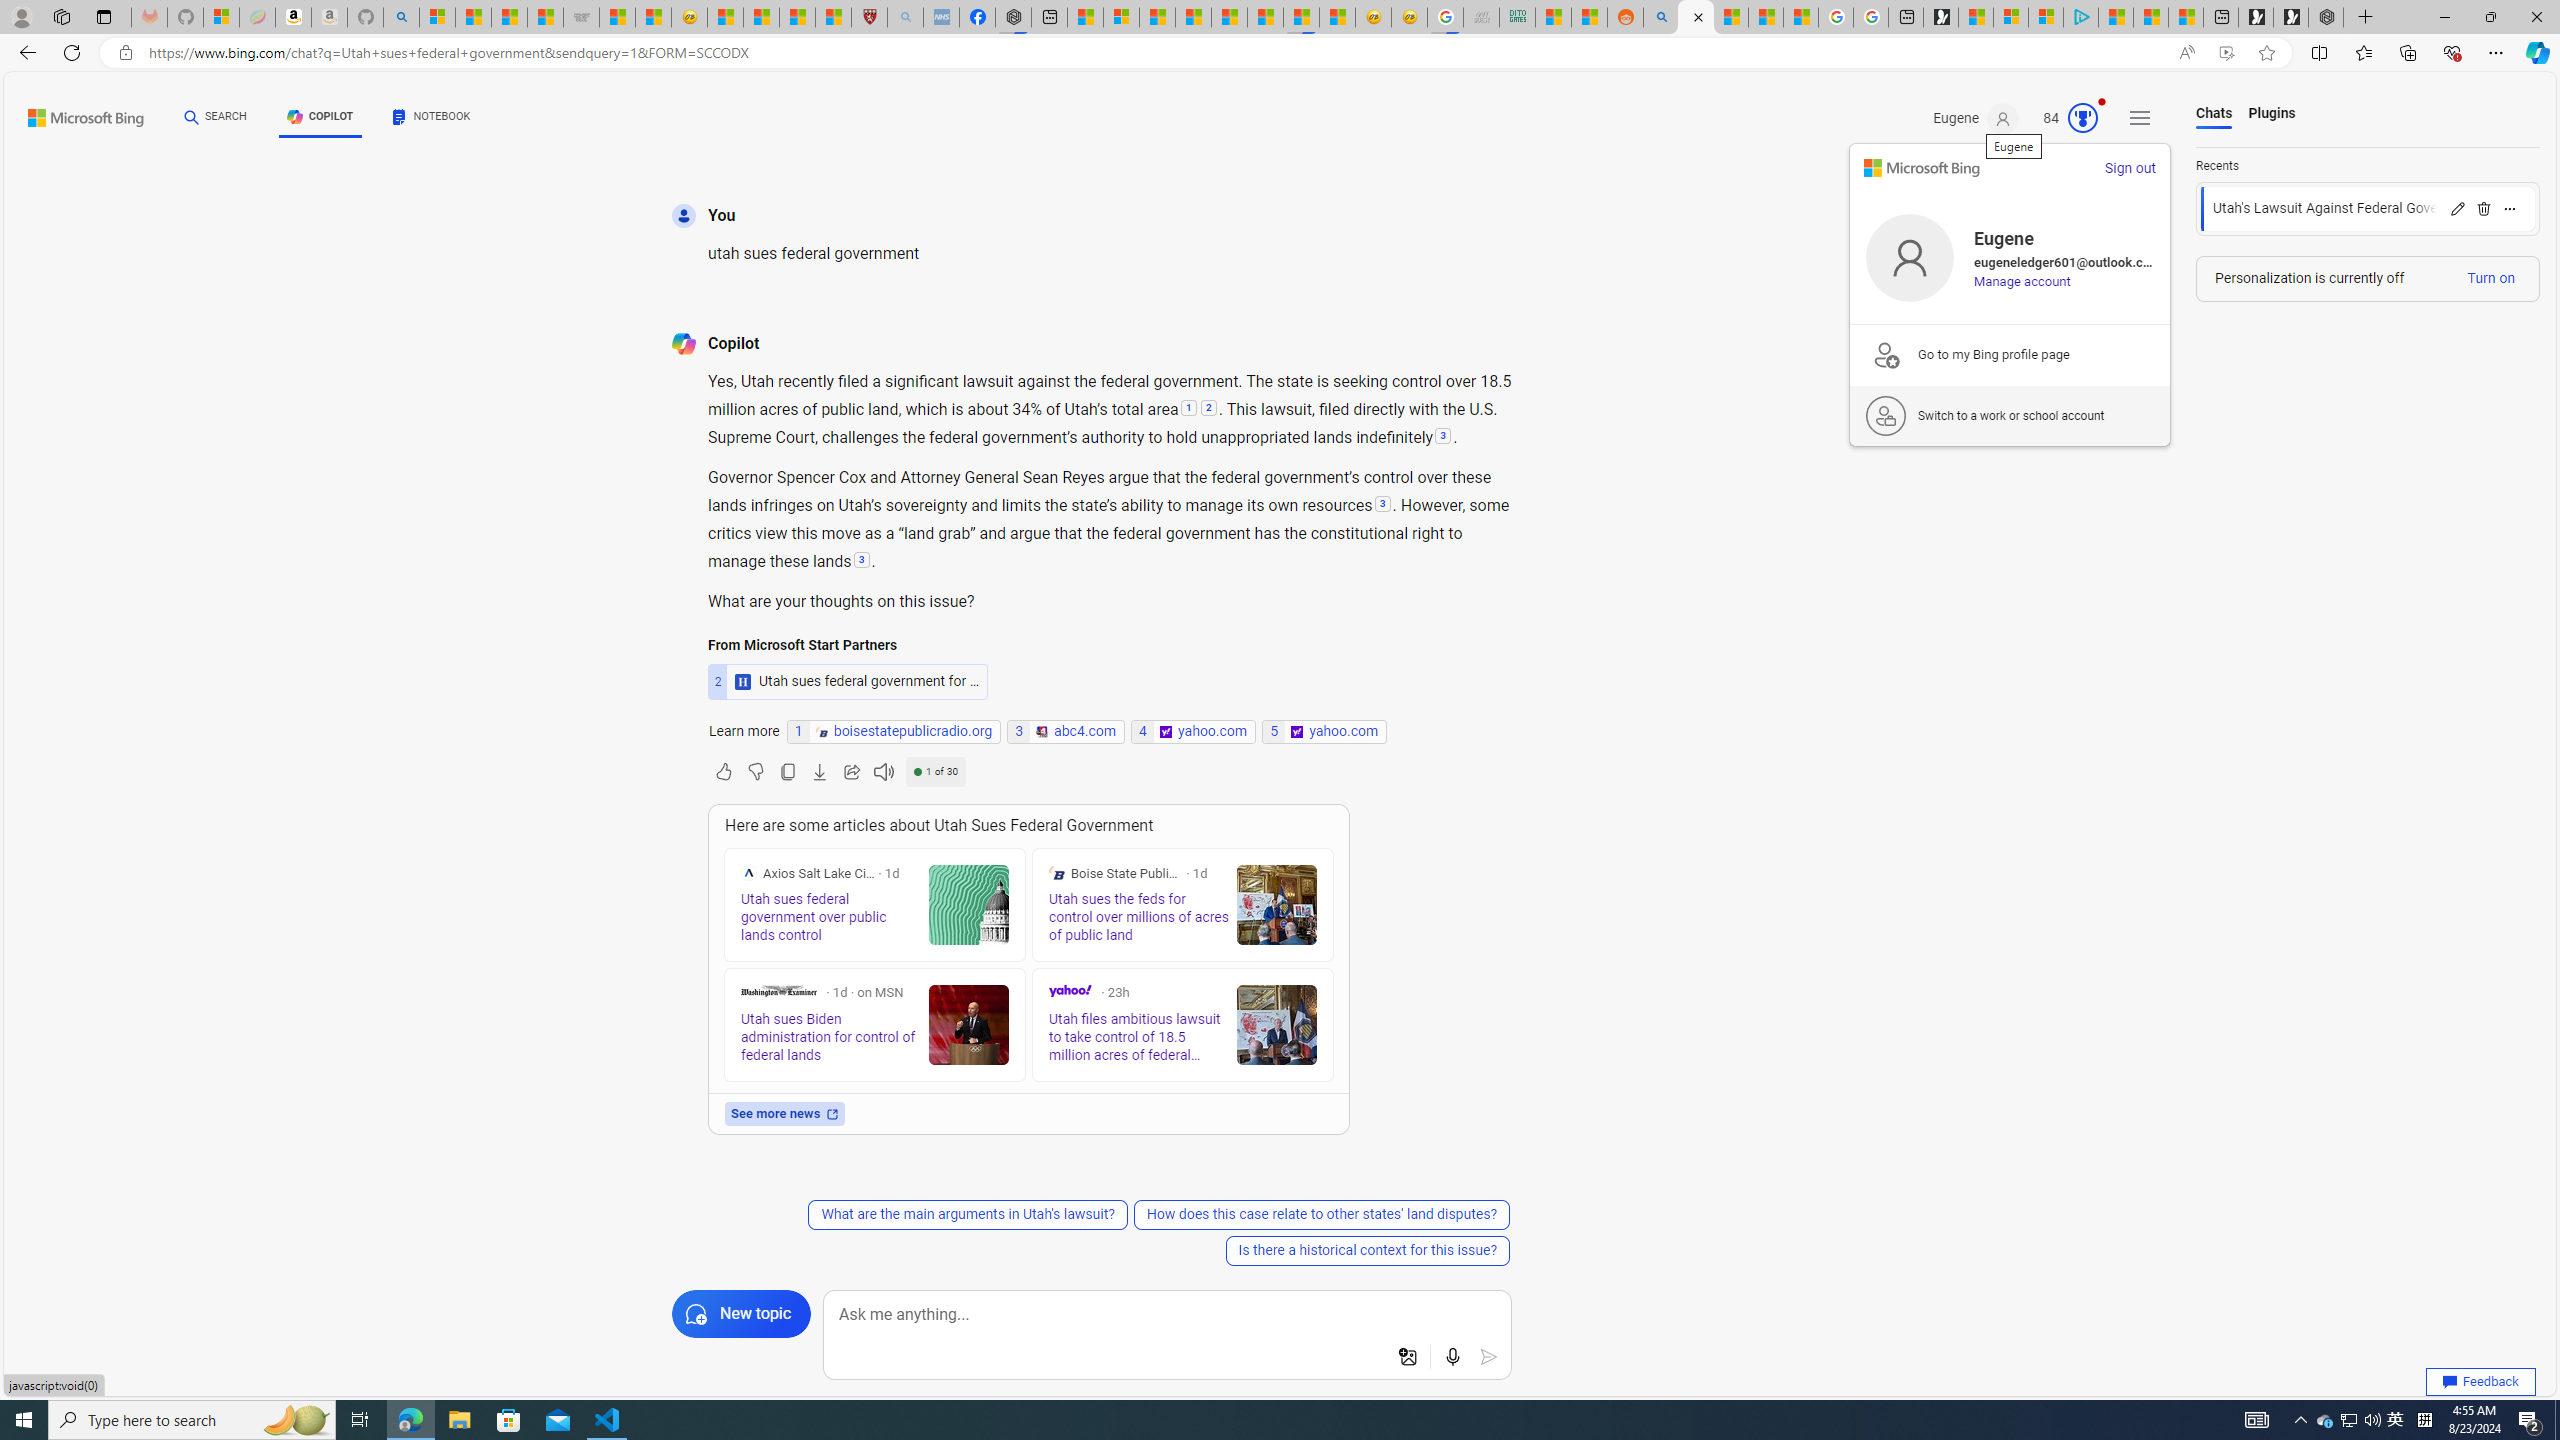  Describe the element at coordinates (1908, 257) in the screenshot. I see `'Profile Picture'` at that location.